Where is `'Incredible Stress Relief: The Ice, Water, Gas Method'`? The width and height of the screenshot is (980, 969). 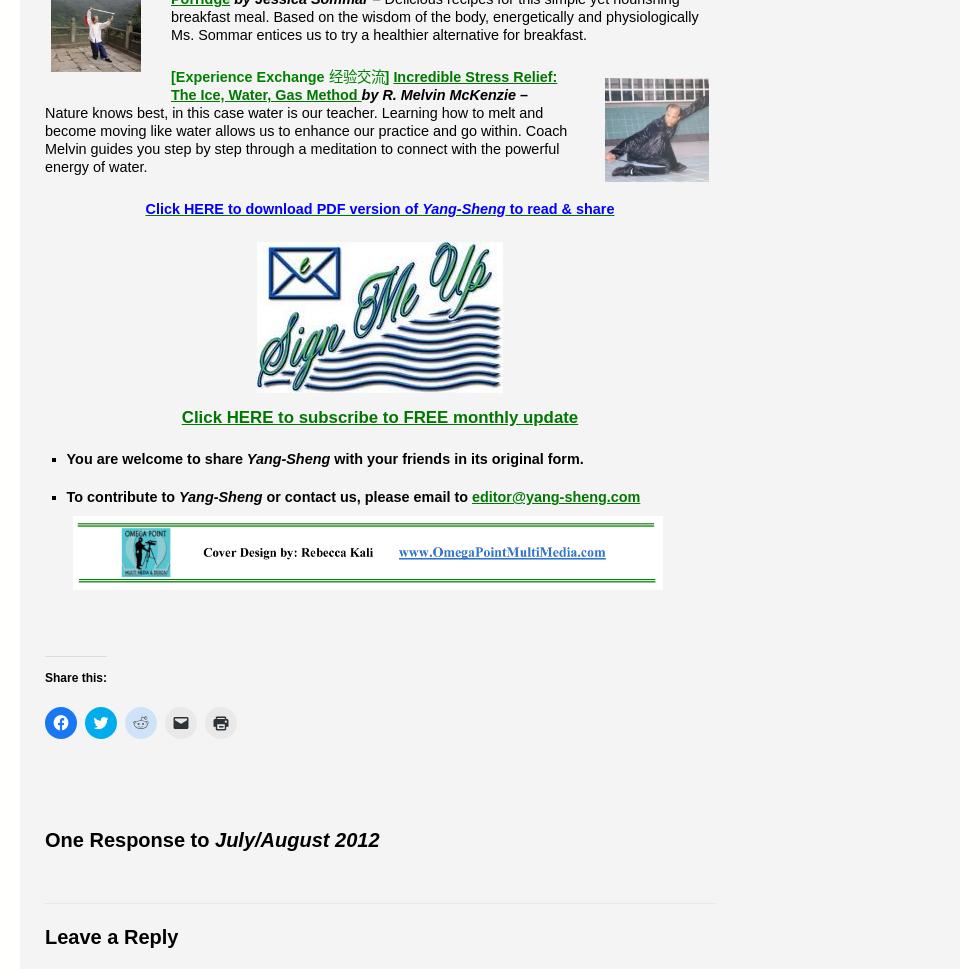
'Incredible Stress Relief: The Ice, Water, Gas Method' is located at coordinates (363, 85).